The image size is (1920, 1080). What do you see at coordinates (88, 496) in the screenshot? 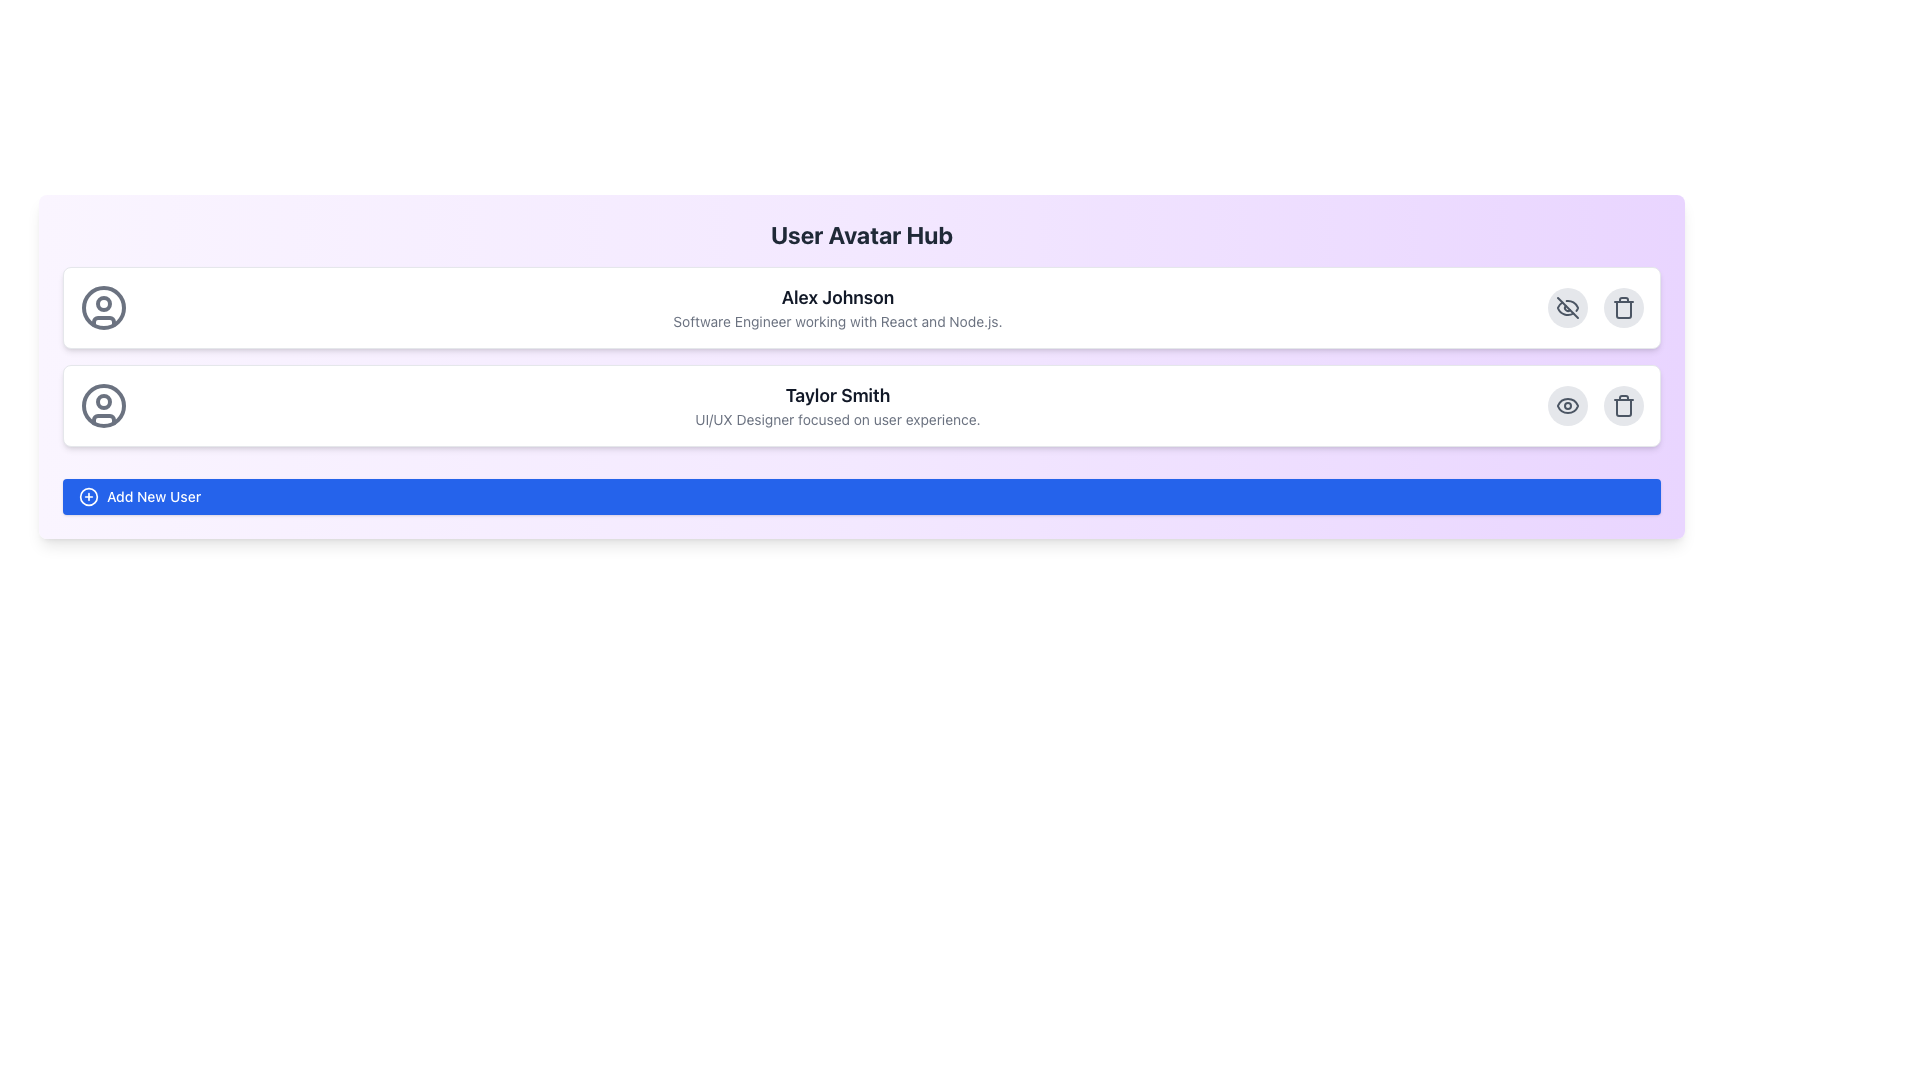
I see `the circle element of the circular plus icon in the 'Add New User' button located at the bottom-left corner of the interface` at bounding box center [88, 496].